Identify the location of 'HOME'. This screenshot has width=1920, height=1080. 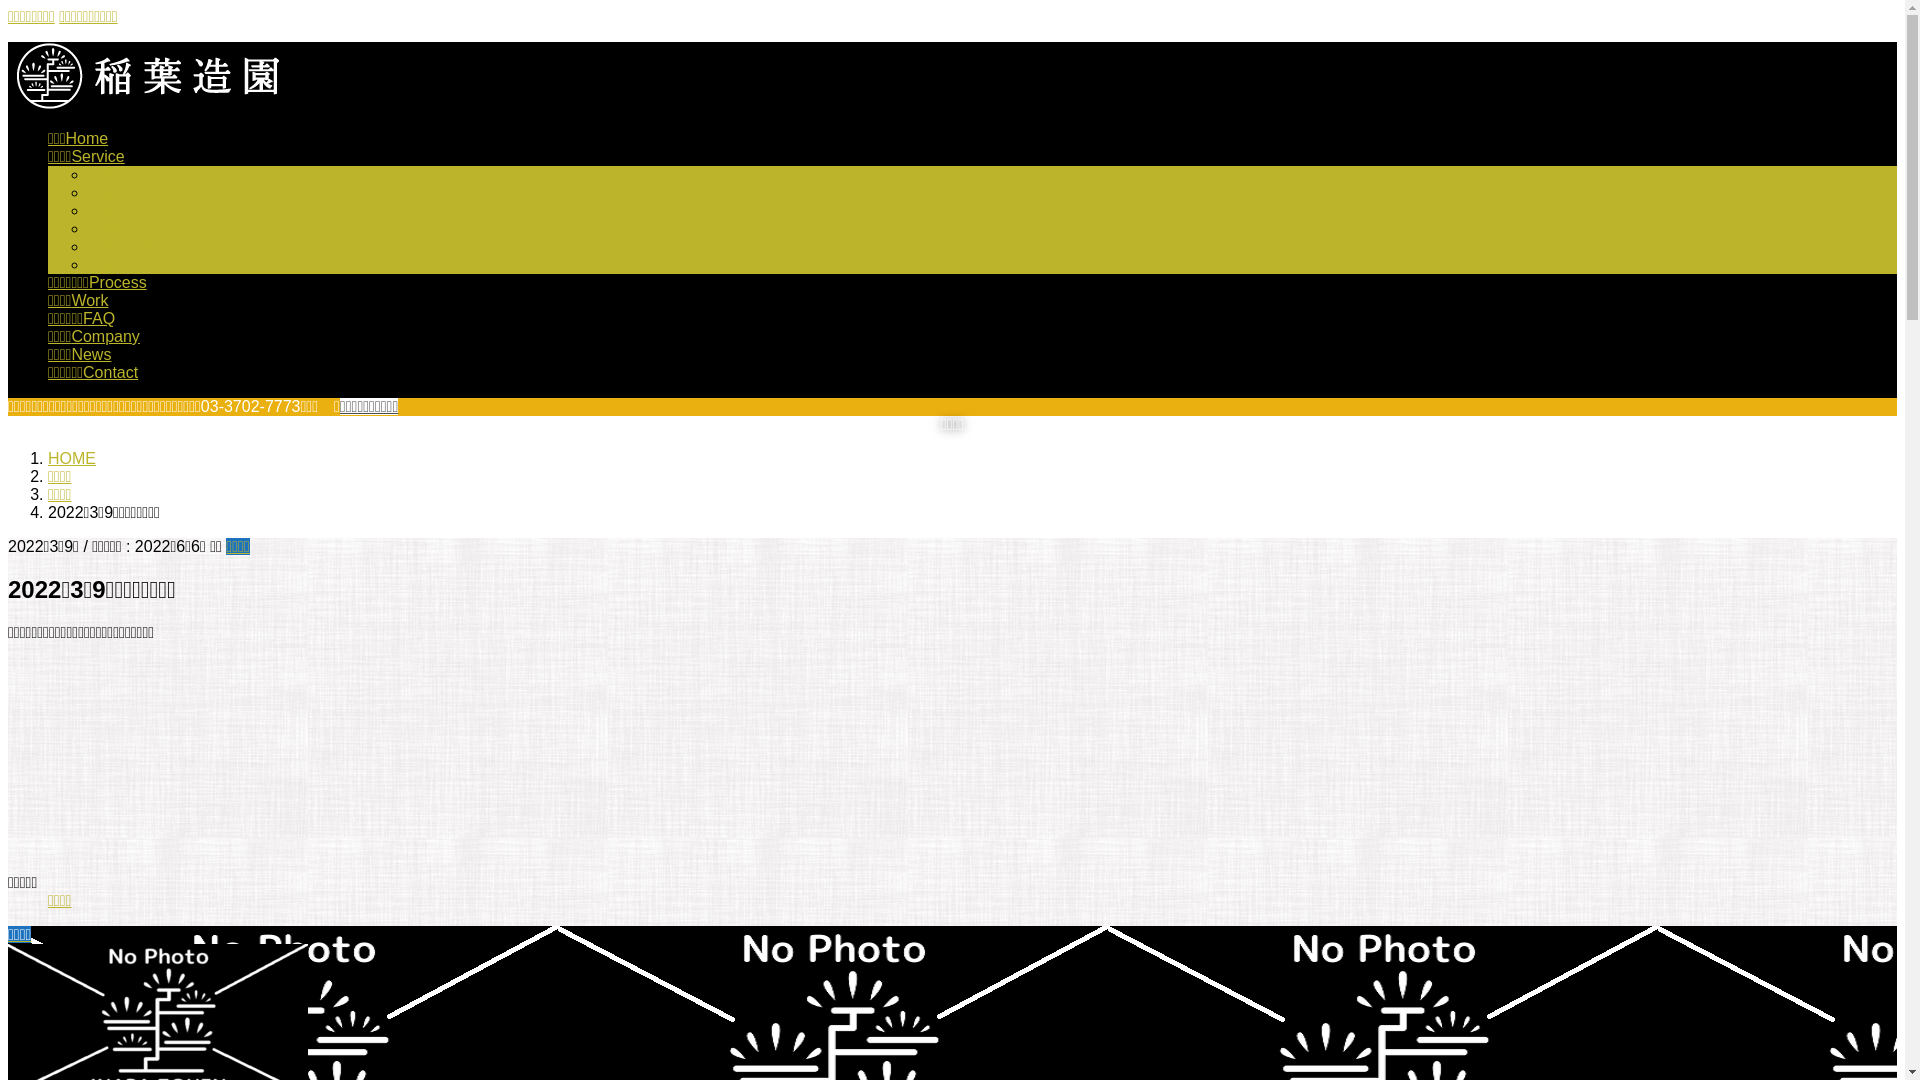
(72, 458).